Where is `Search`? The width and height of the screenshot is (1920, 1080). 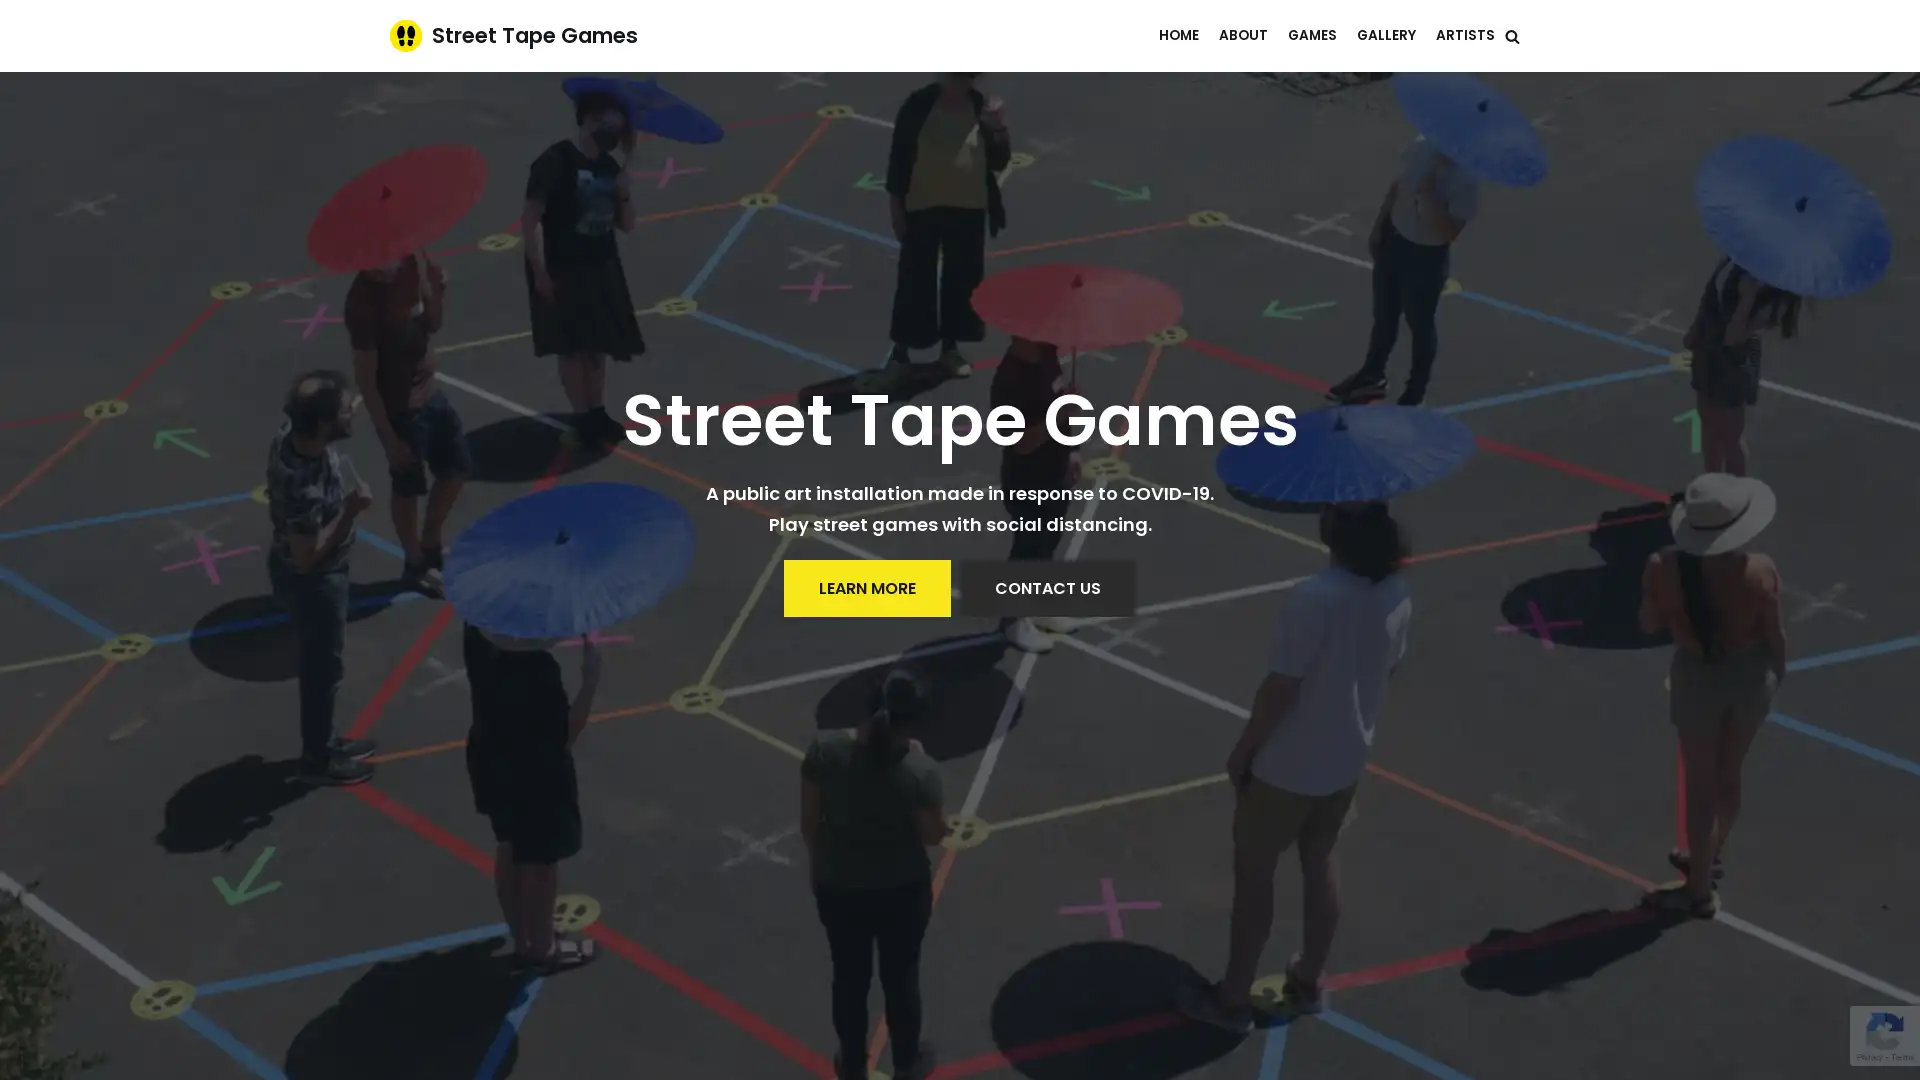
Search is located at coordinates (1512, 35).